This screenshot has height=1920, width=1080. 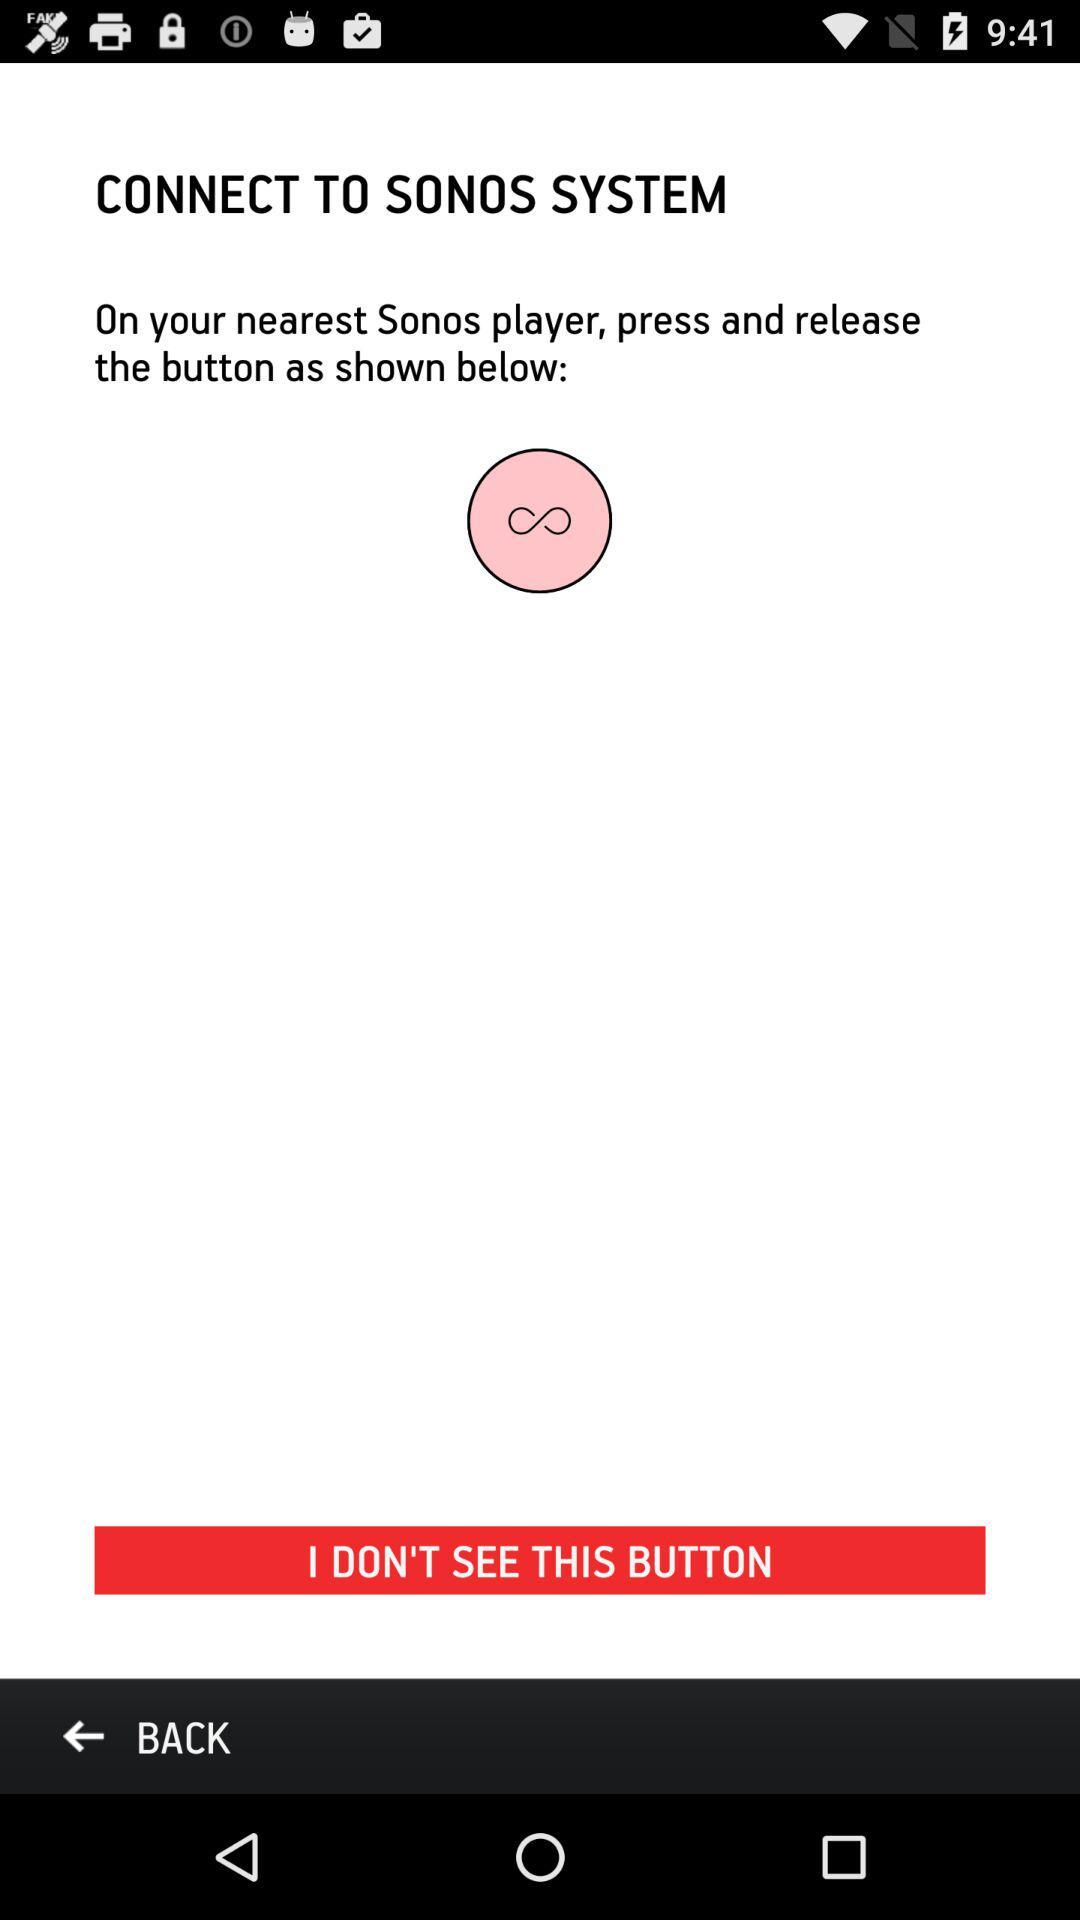 What do you see at coordinates (145, 1735) in the screenshot?
I see `the back at the bottom left corner` at bounding box center [145, 1735].